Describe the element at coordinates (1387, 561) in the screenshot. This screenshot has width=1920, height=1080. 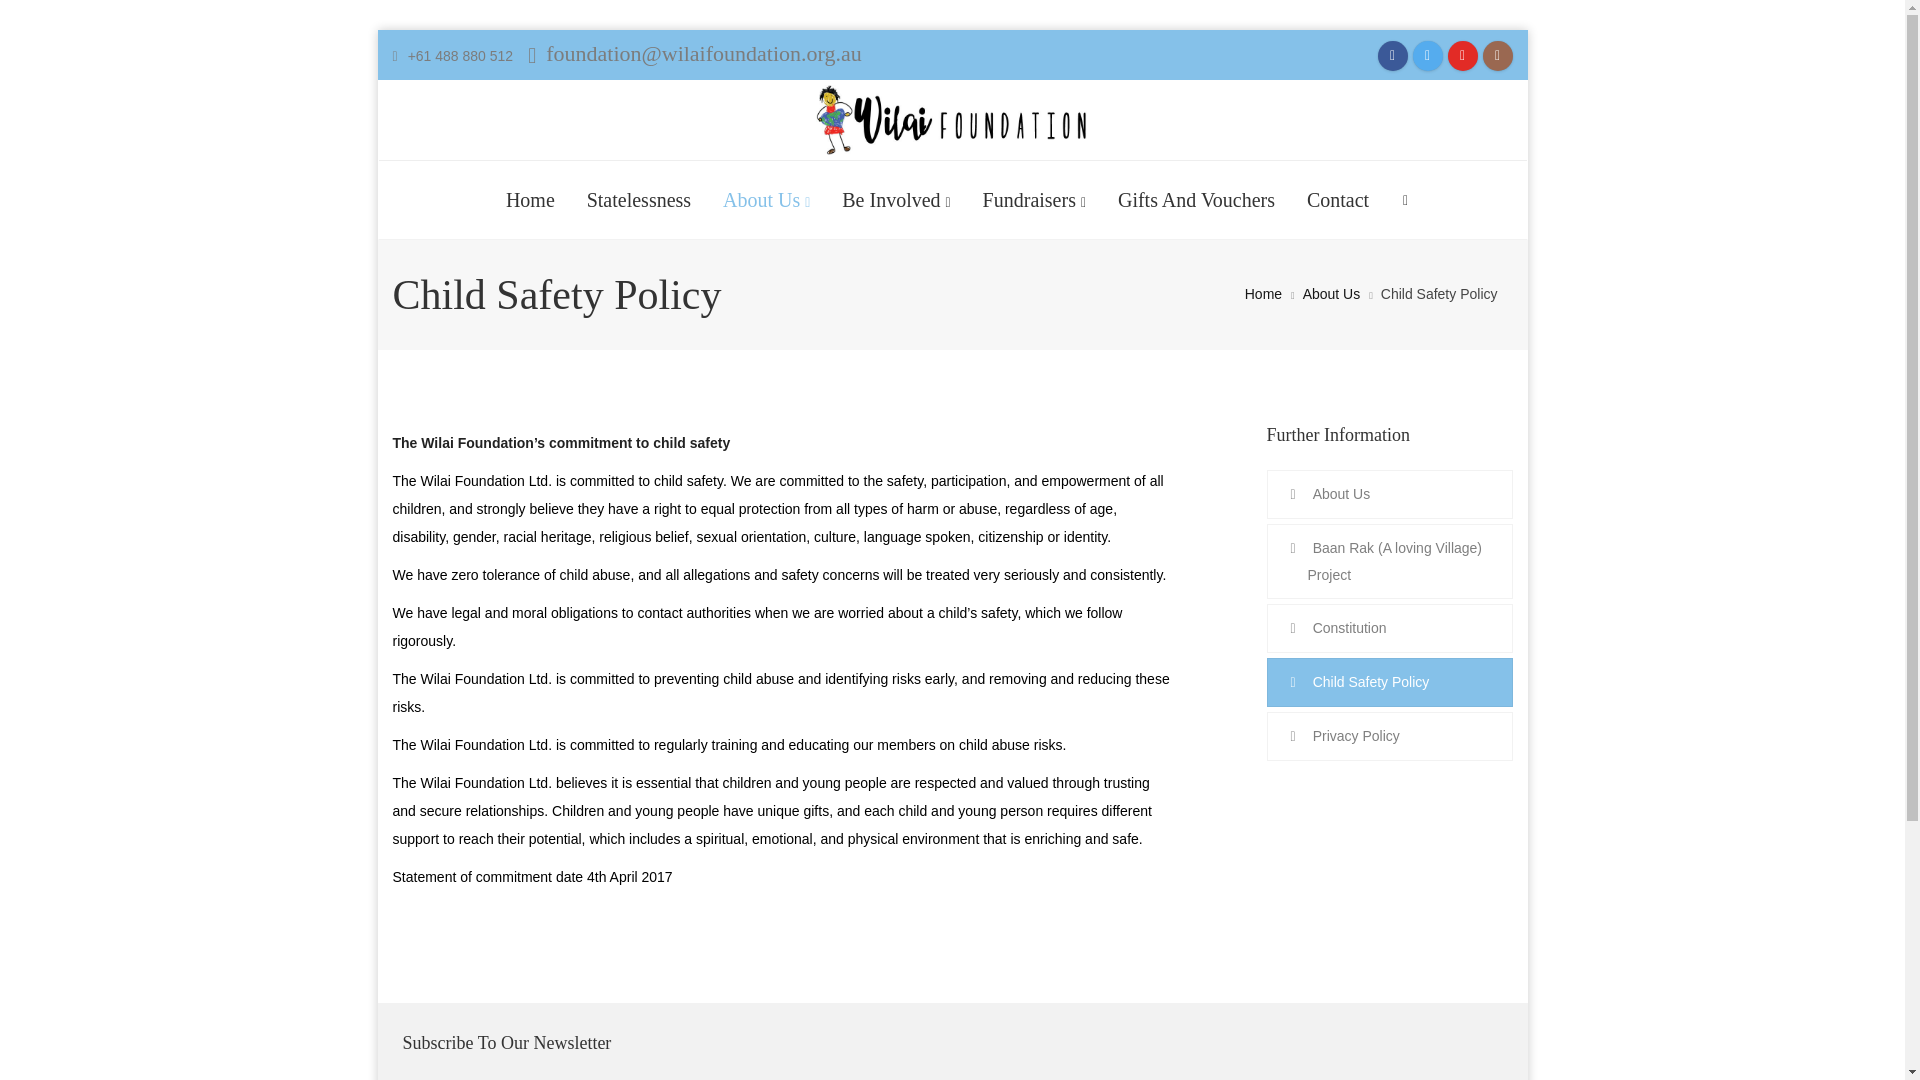
I see `'Baan Rak (A loving Village) Project'` at that location.